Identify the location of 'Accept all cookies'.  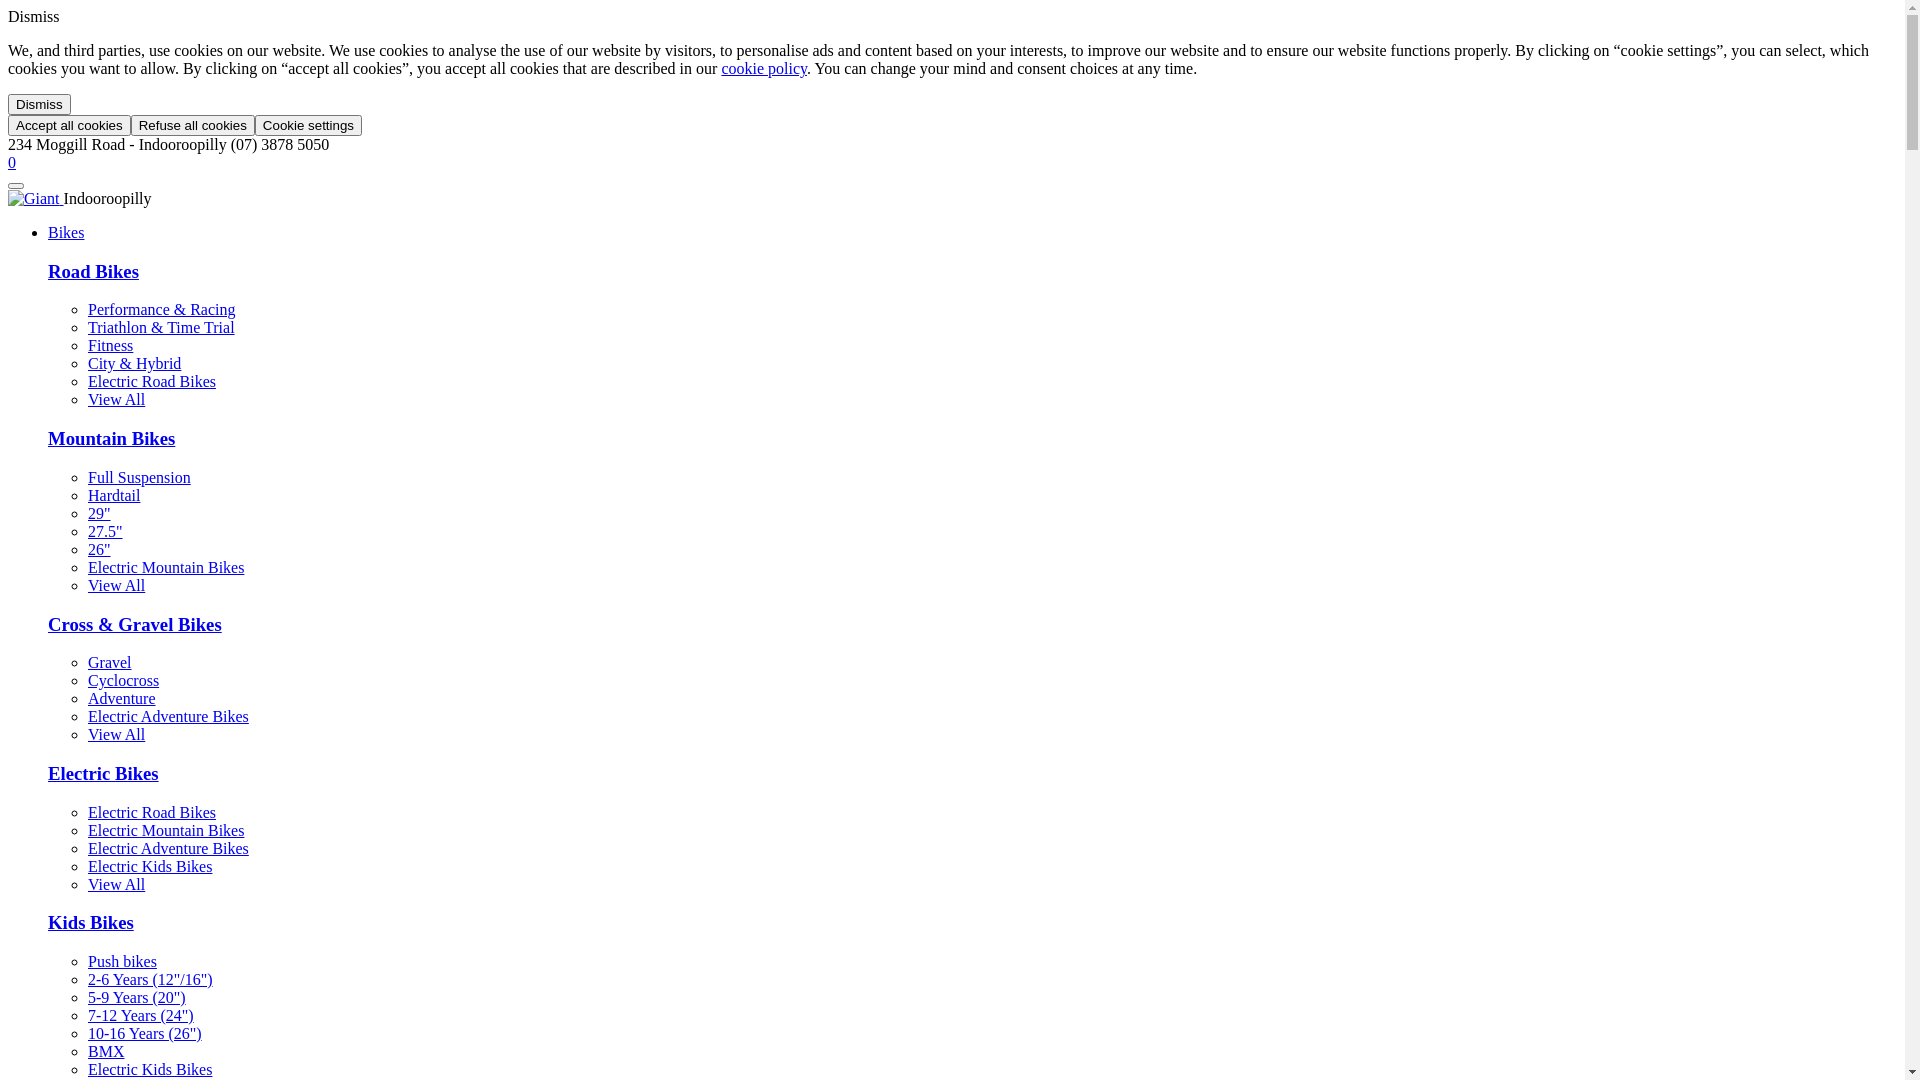
(69, 125).